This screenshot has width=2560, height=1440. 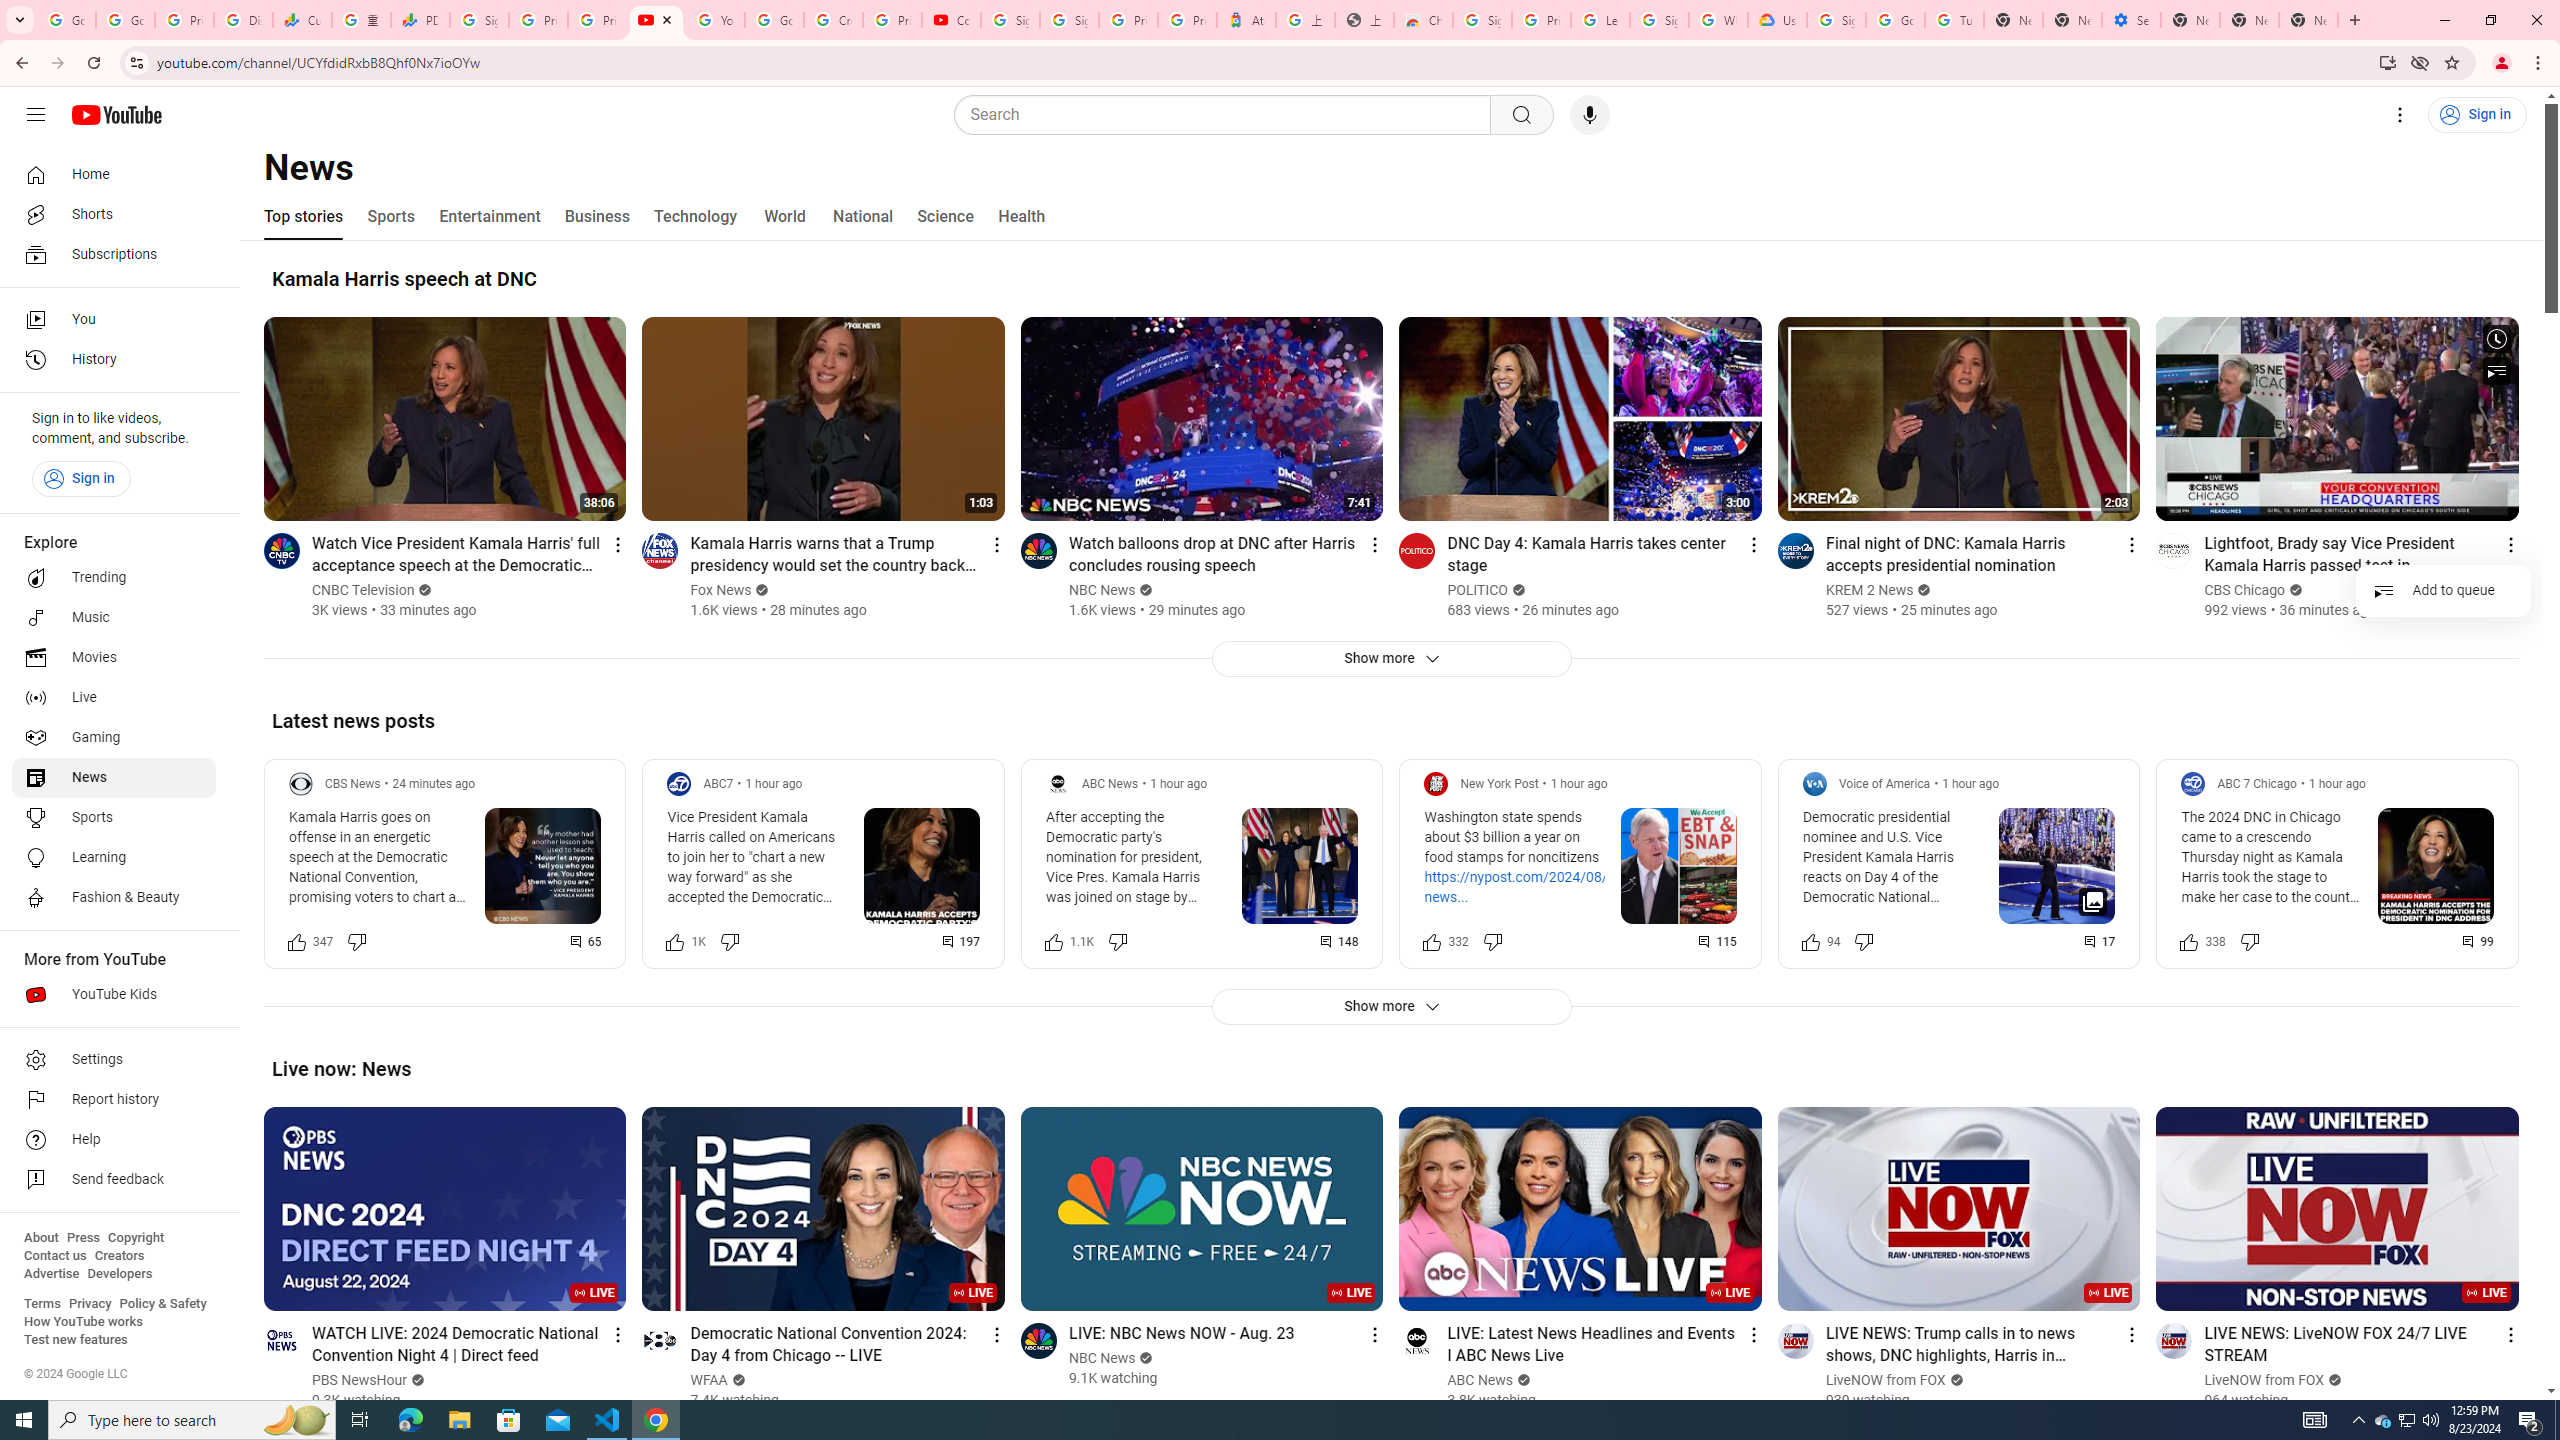 What do you see at coordinates (943, 215) in the screenshot?
I see `'Science'` at bounding box center [943, 215].